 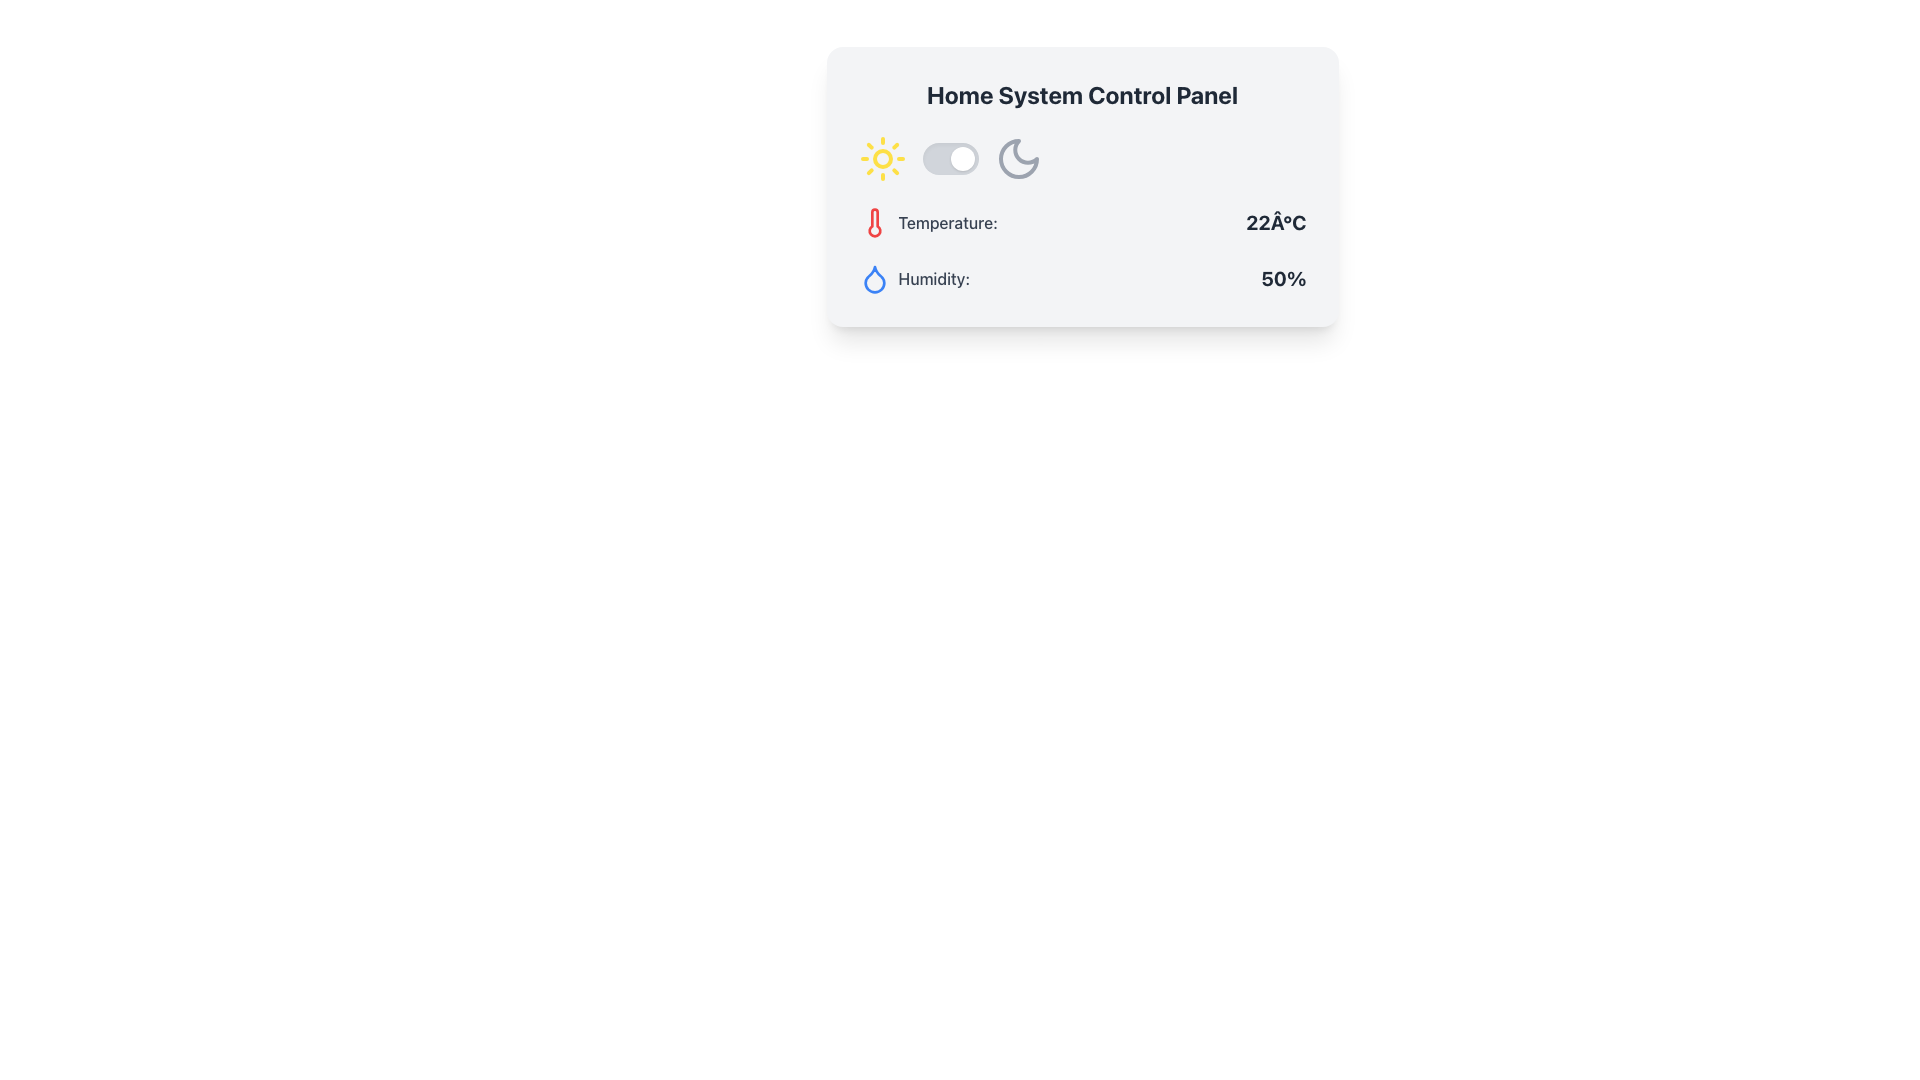 What do you see at coordinates (1283, 278) in the screenshot?
I see `the text element that displays '50%' in bold XL size dark gray font, located at the bottom-right section of the humidity information card` at bounding box center [1283, 278].